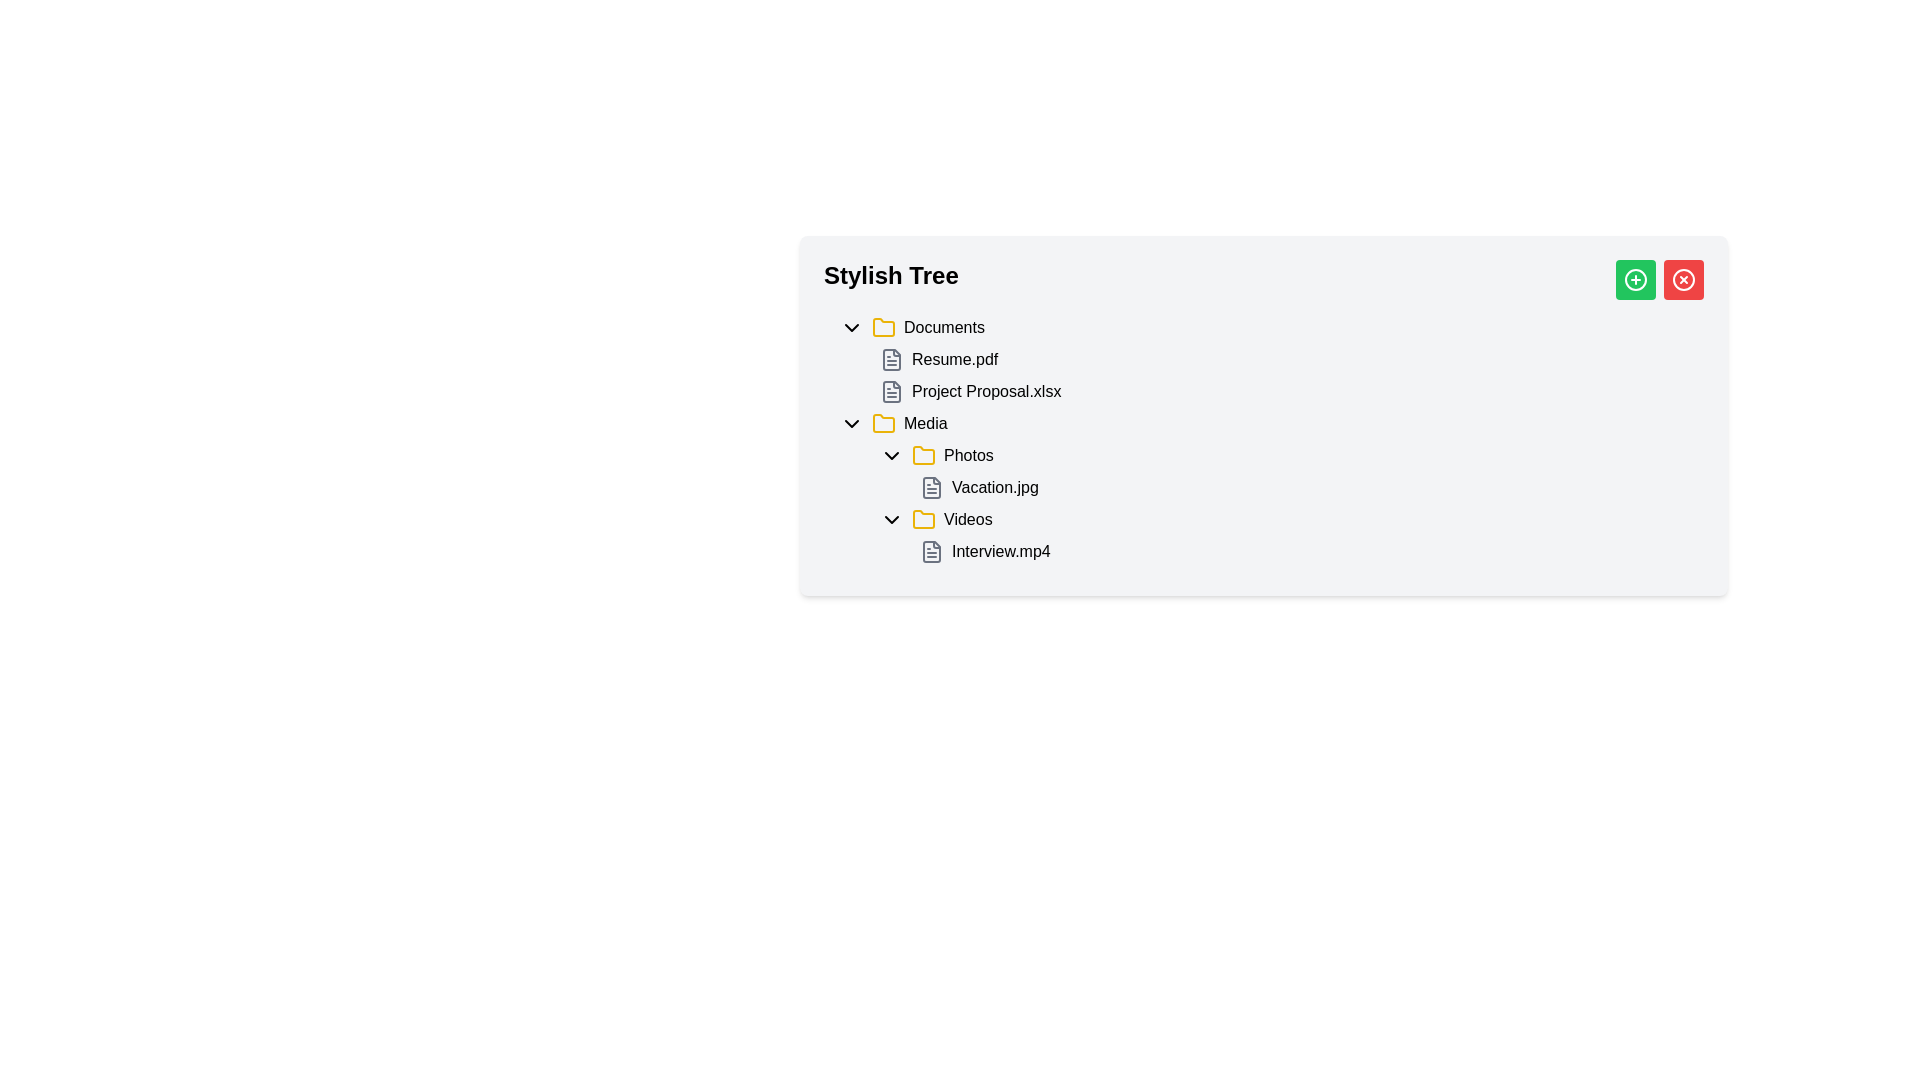  I want to click on the gray document icon located directly to the left of the text 'Vacation.jpg' in the 'Photos' folder under 'Media', so click(930, 488).